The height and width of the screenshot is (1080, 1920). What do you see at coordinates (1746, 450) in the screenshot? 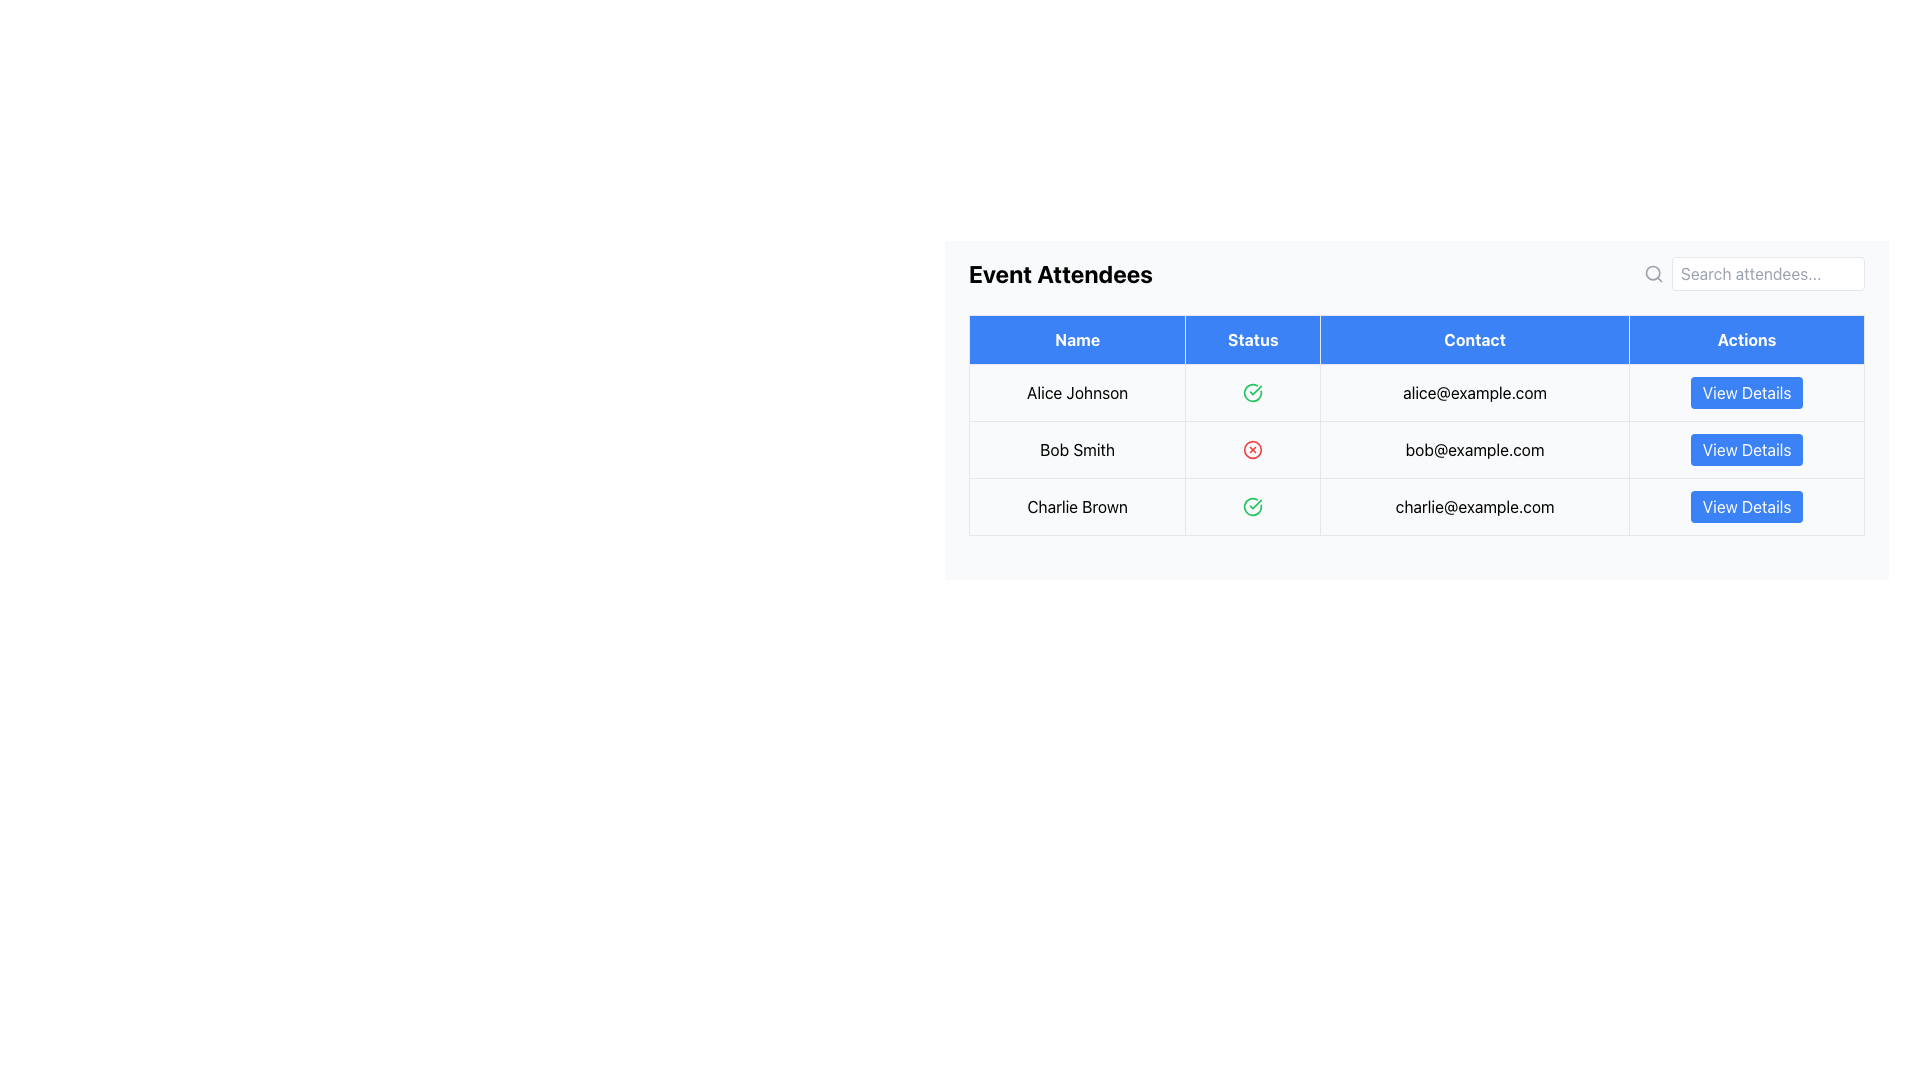
I see `the second button in the 'Actions' column` at bounding box center [1746, 450].